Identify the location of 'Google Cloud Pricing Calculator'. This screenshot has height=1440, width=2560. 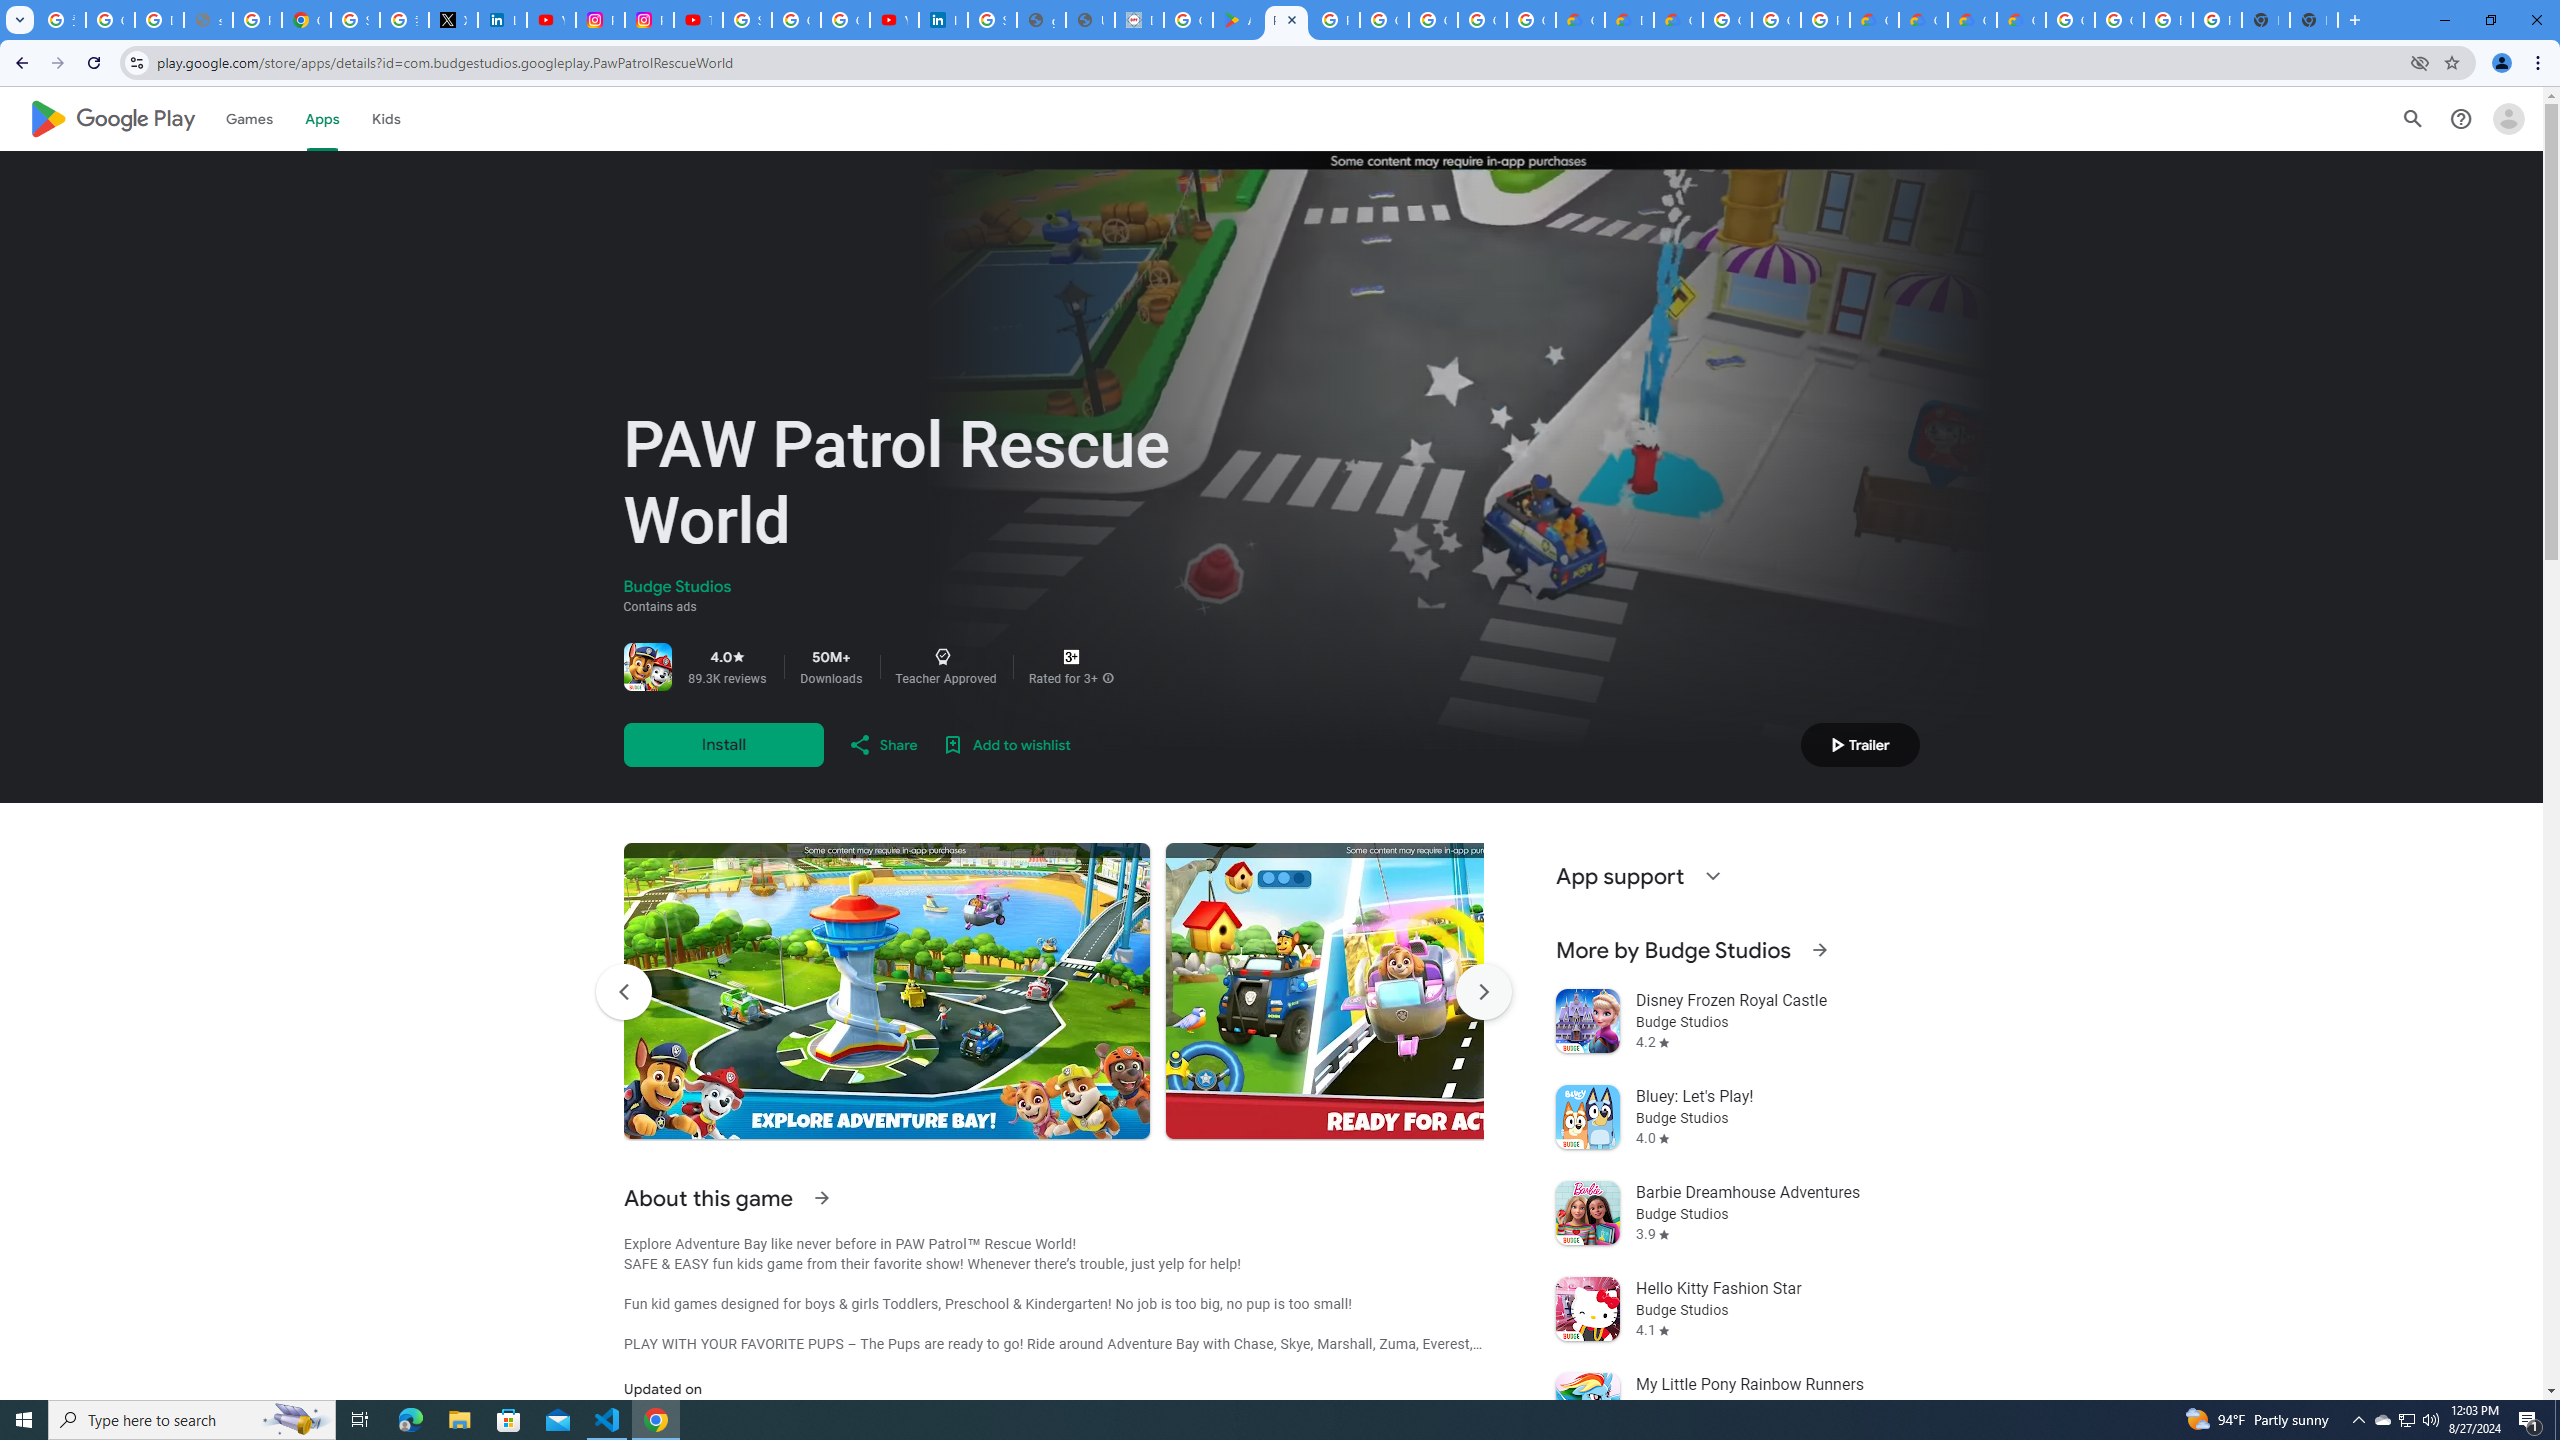
(1921, 19).